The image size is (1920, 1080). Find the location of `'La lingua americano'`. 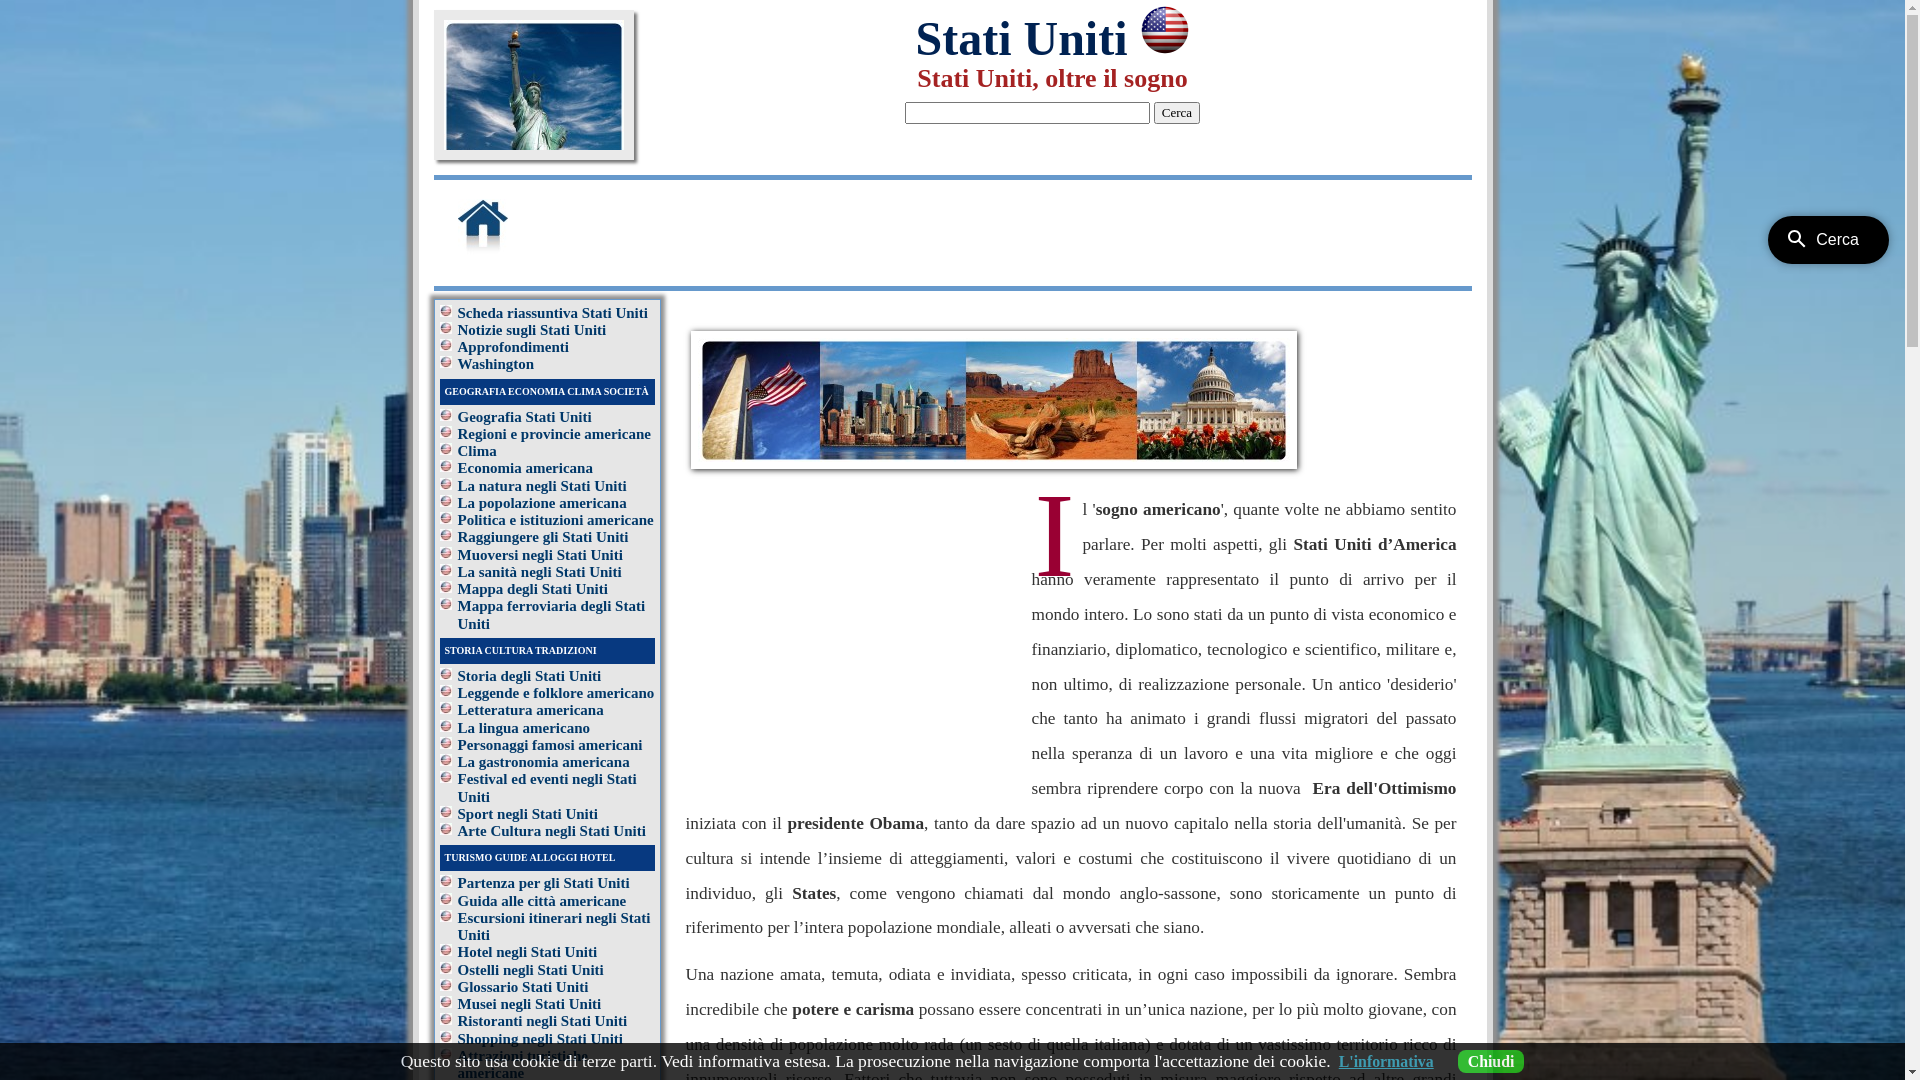

'La lingua americano' is located at coordinates (524, 728).